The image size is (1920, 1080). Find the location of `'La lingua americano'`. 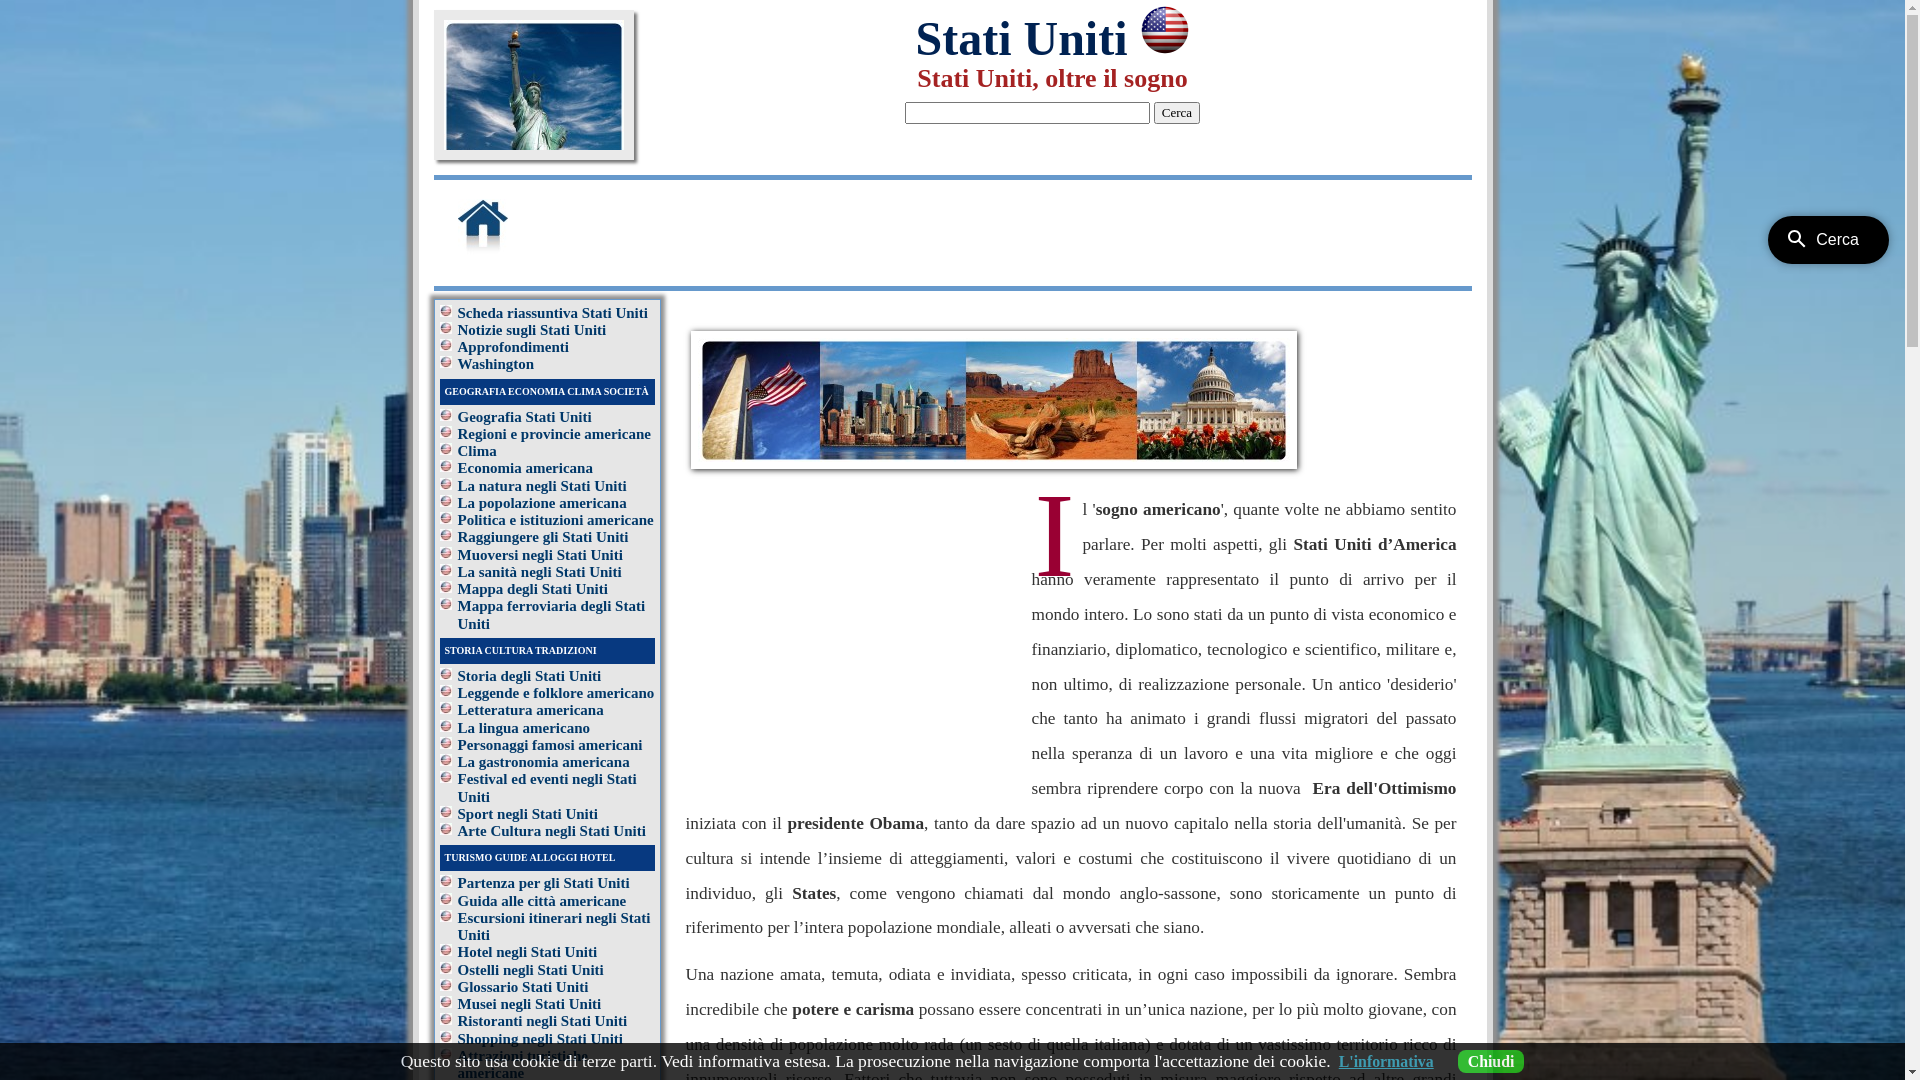

'La lingua americano' is located at coordinates (524, 728).